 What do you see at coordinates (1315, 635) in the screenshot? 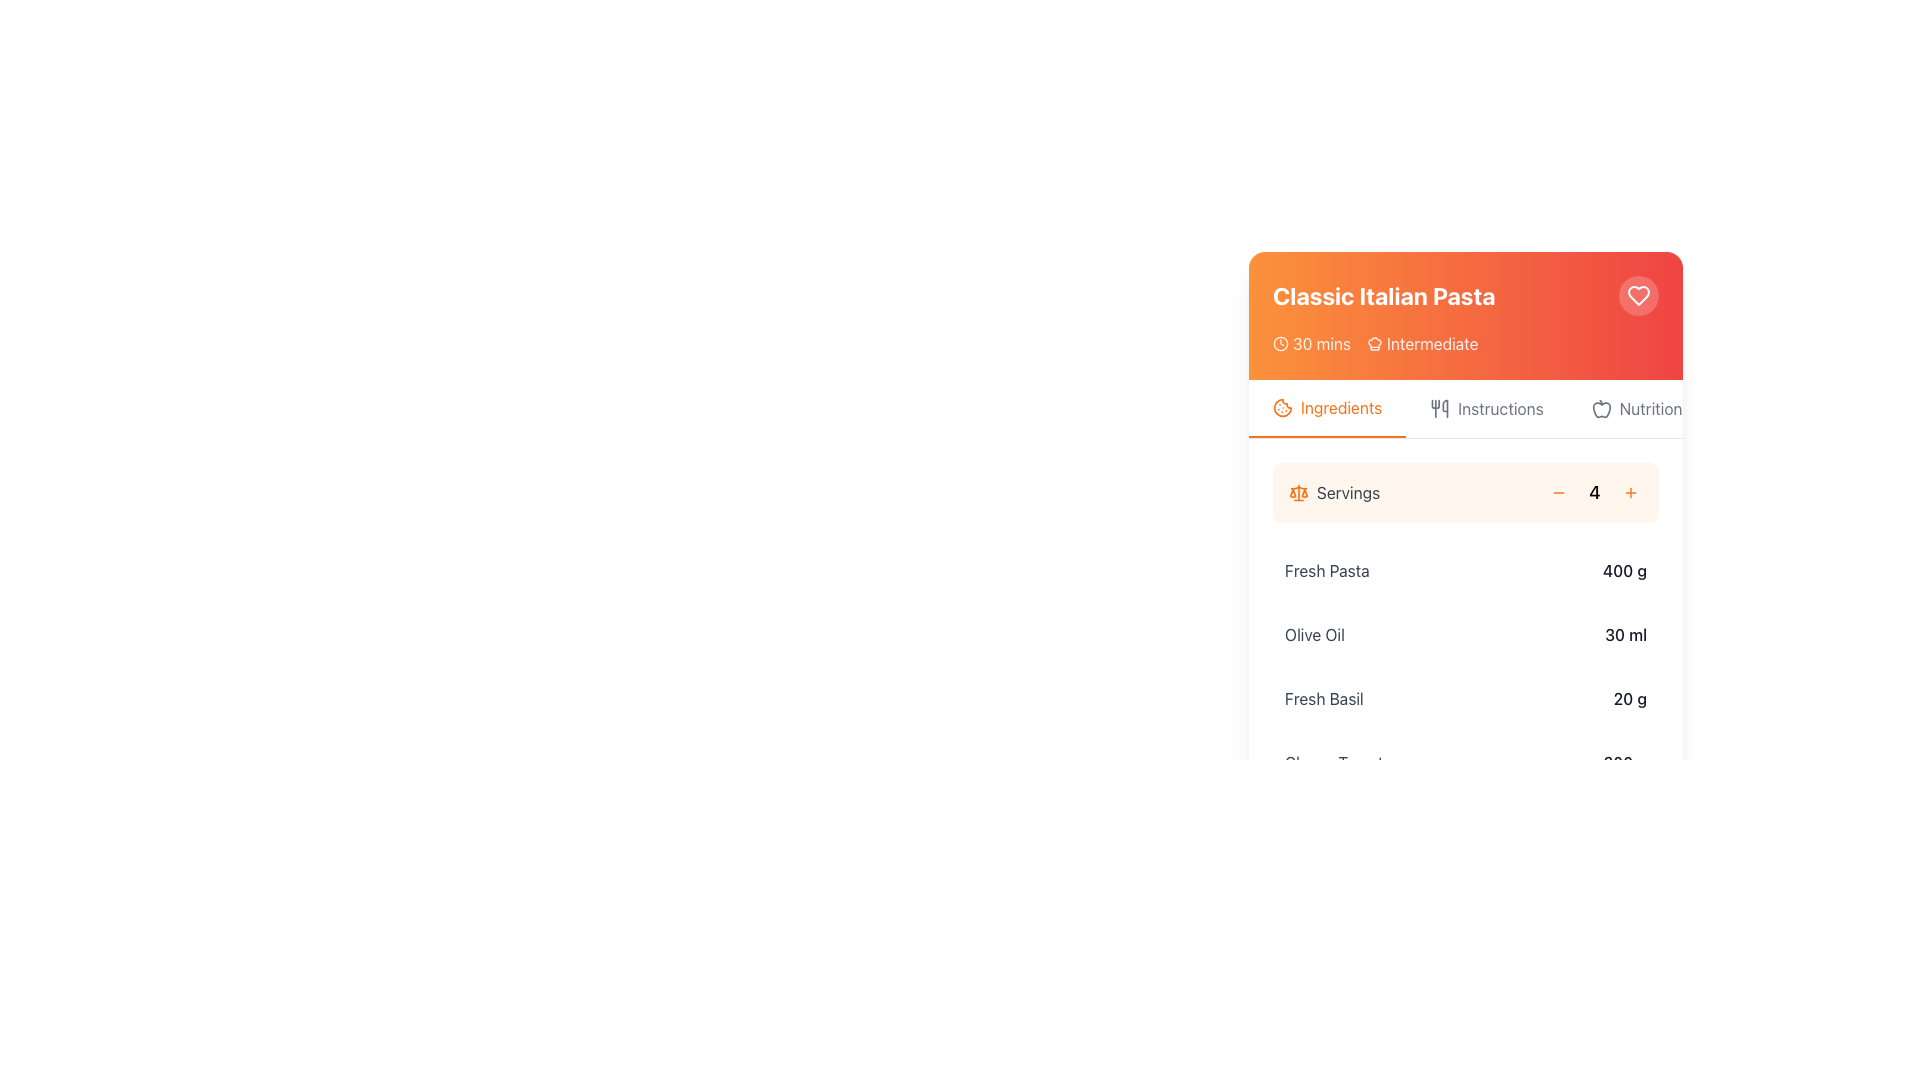
I see `the Label element displaying 'Olive Oil', which is in a vertical list of ingredients and positioned to the left of '30 ml'` at bounding box center [1315, 635].